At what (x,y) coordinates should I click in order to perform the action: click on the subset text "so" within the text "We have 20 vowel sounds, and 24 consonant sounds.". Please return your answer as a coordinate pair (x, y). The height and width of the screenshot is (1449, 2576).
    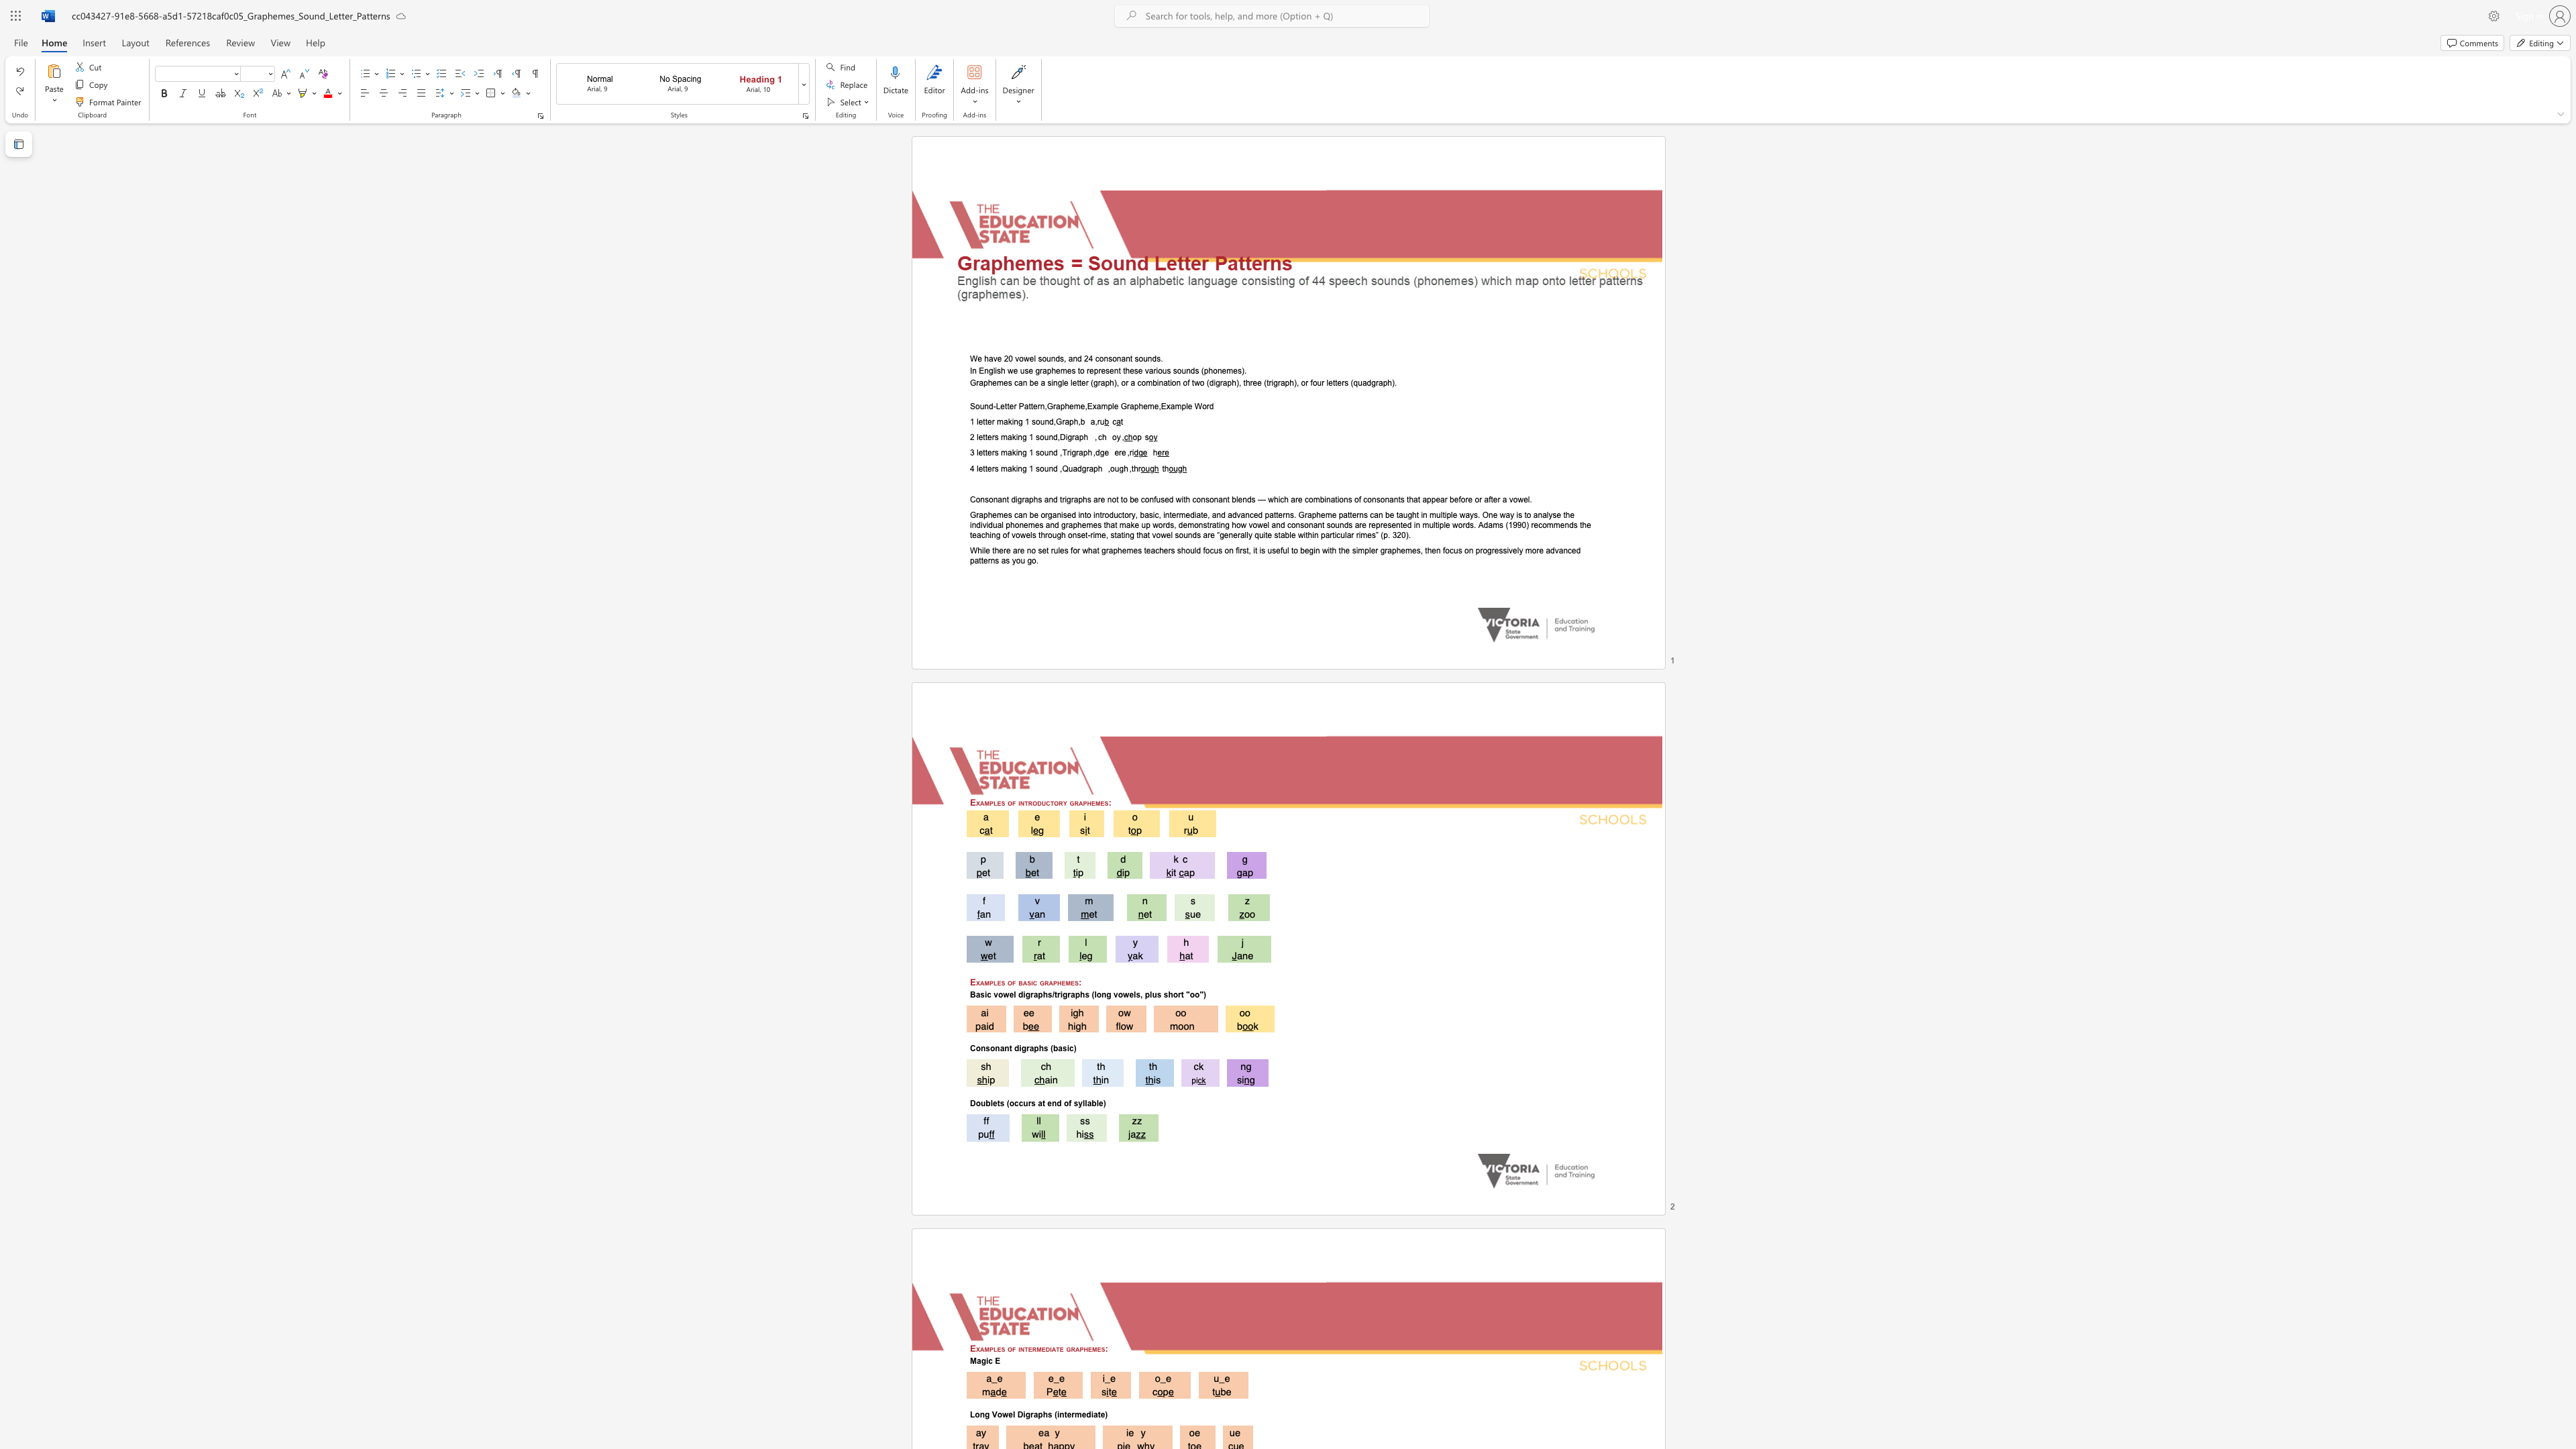
    Looking at the image, I should click on (1133, 358).